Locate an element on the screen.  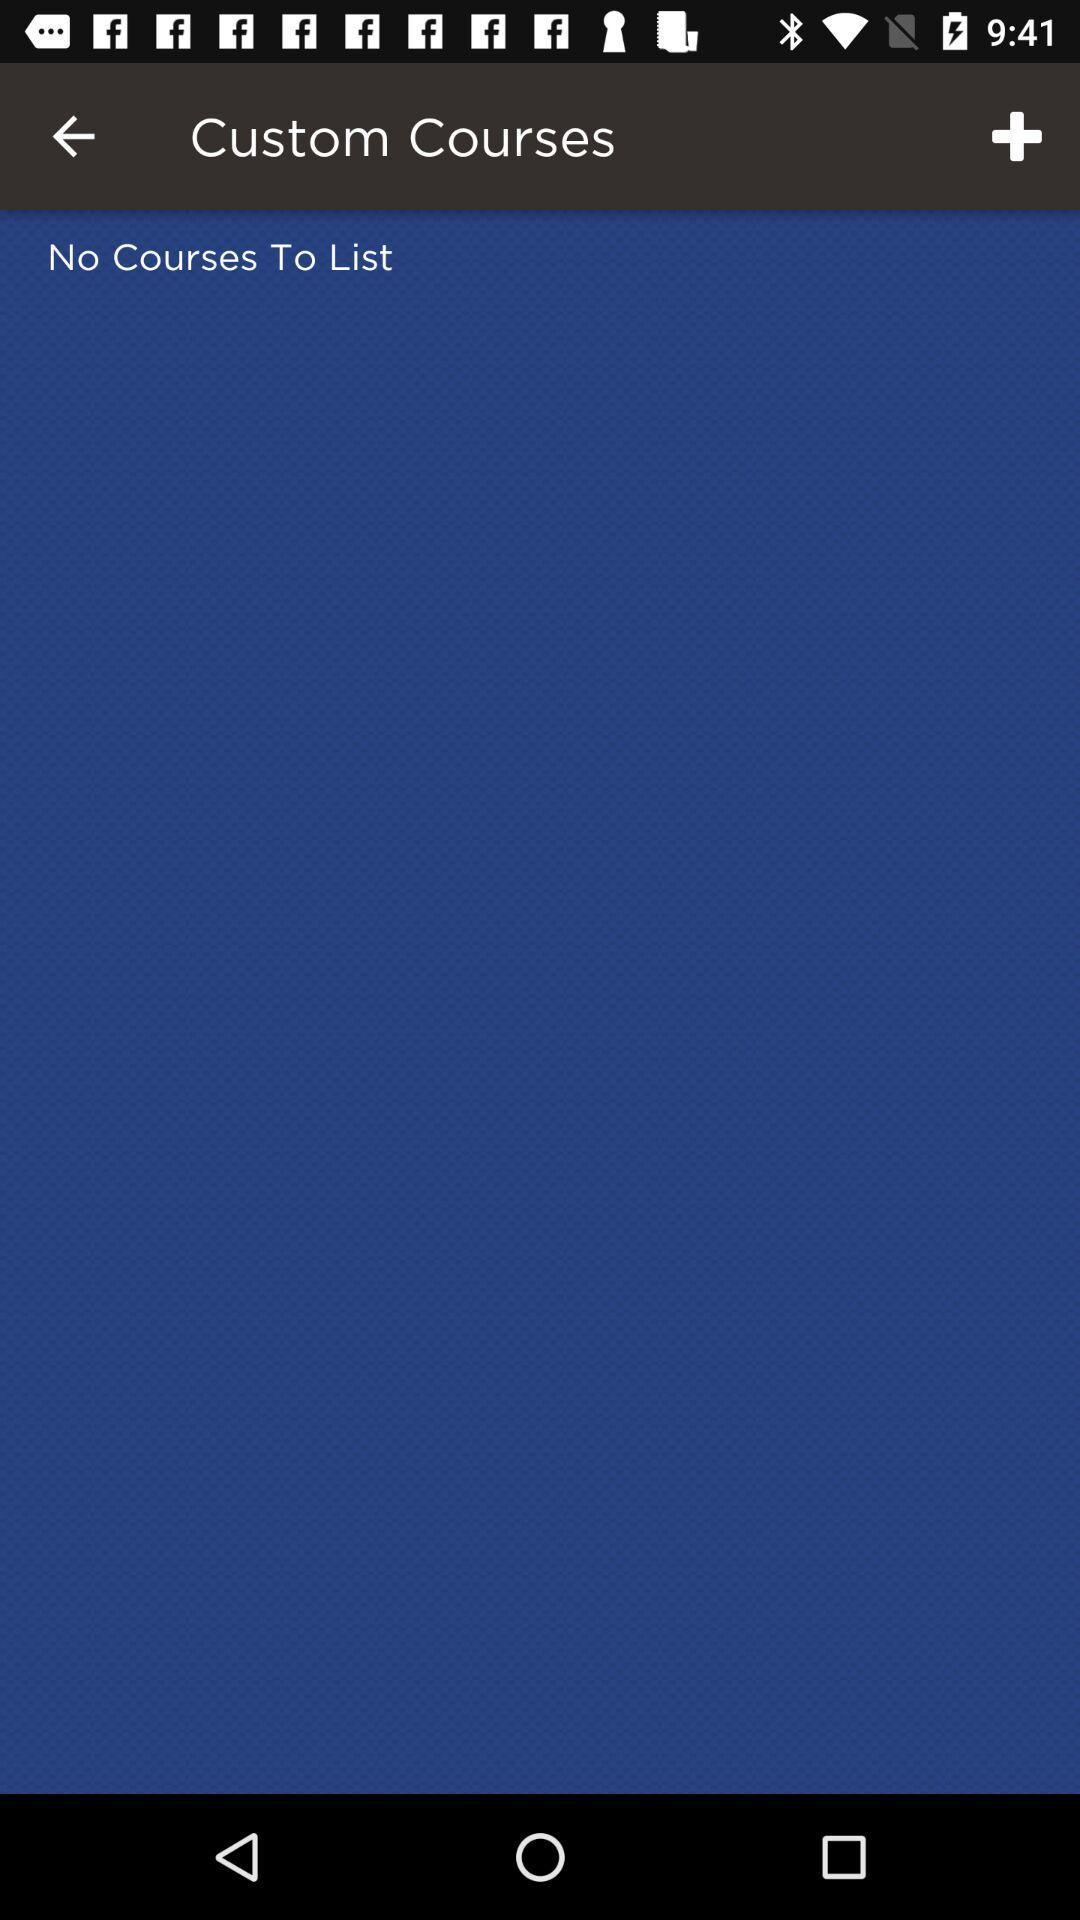
item to the left of the custom courses item is located at coordinates (72, 135).